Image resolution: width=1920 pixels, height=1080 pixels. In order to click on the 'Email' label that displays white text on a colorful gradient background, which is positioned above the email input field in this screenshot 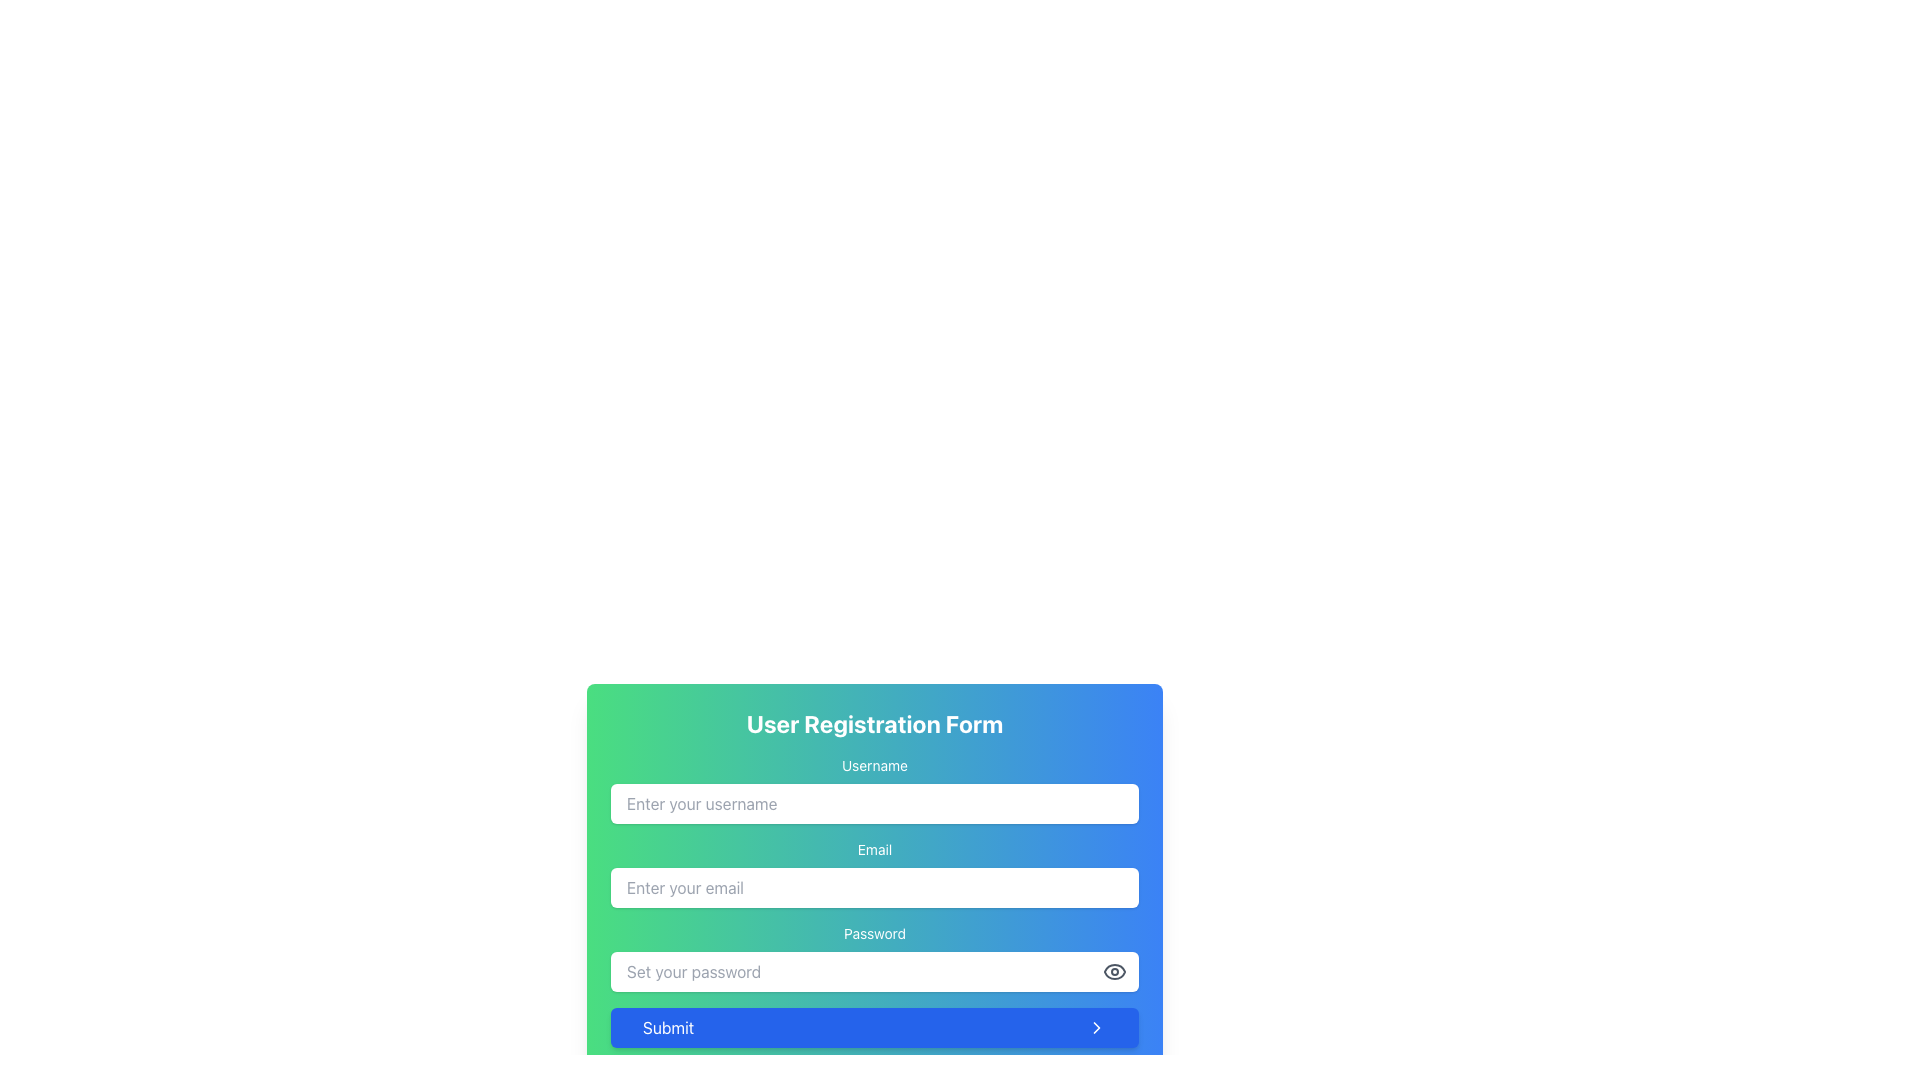, I will do `click(874, 849)`.